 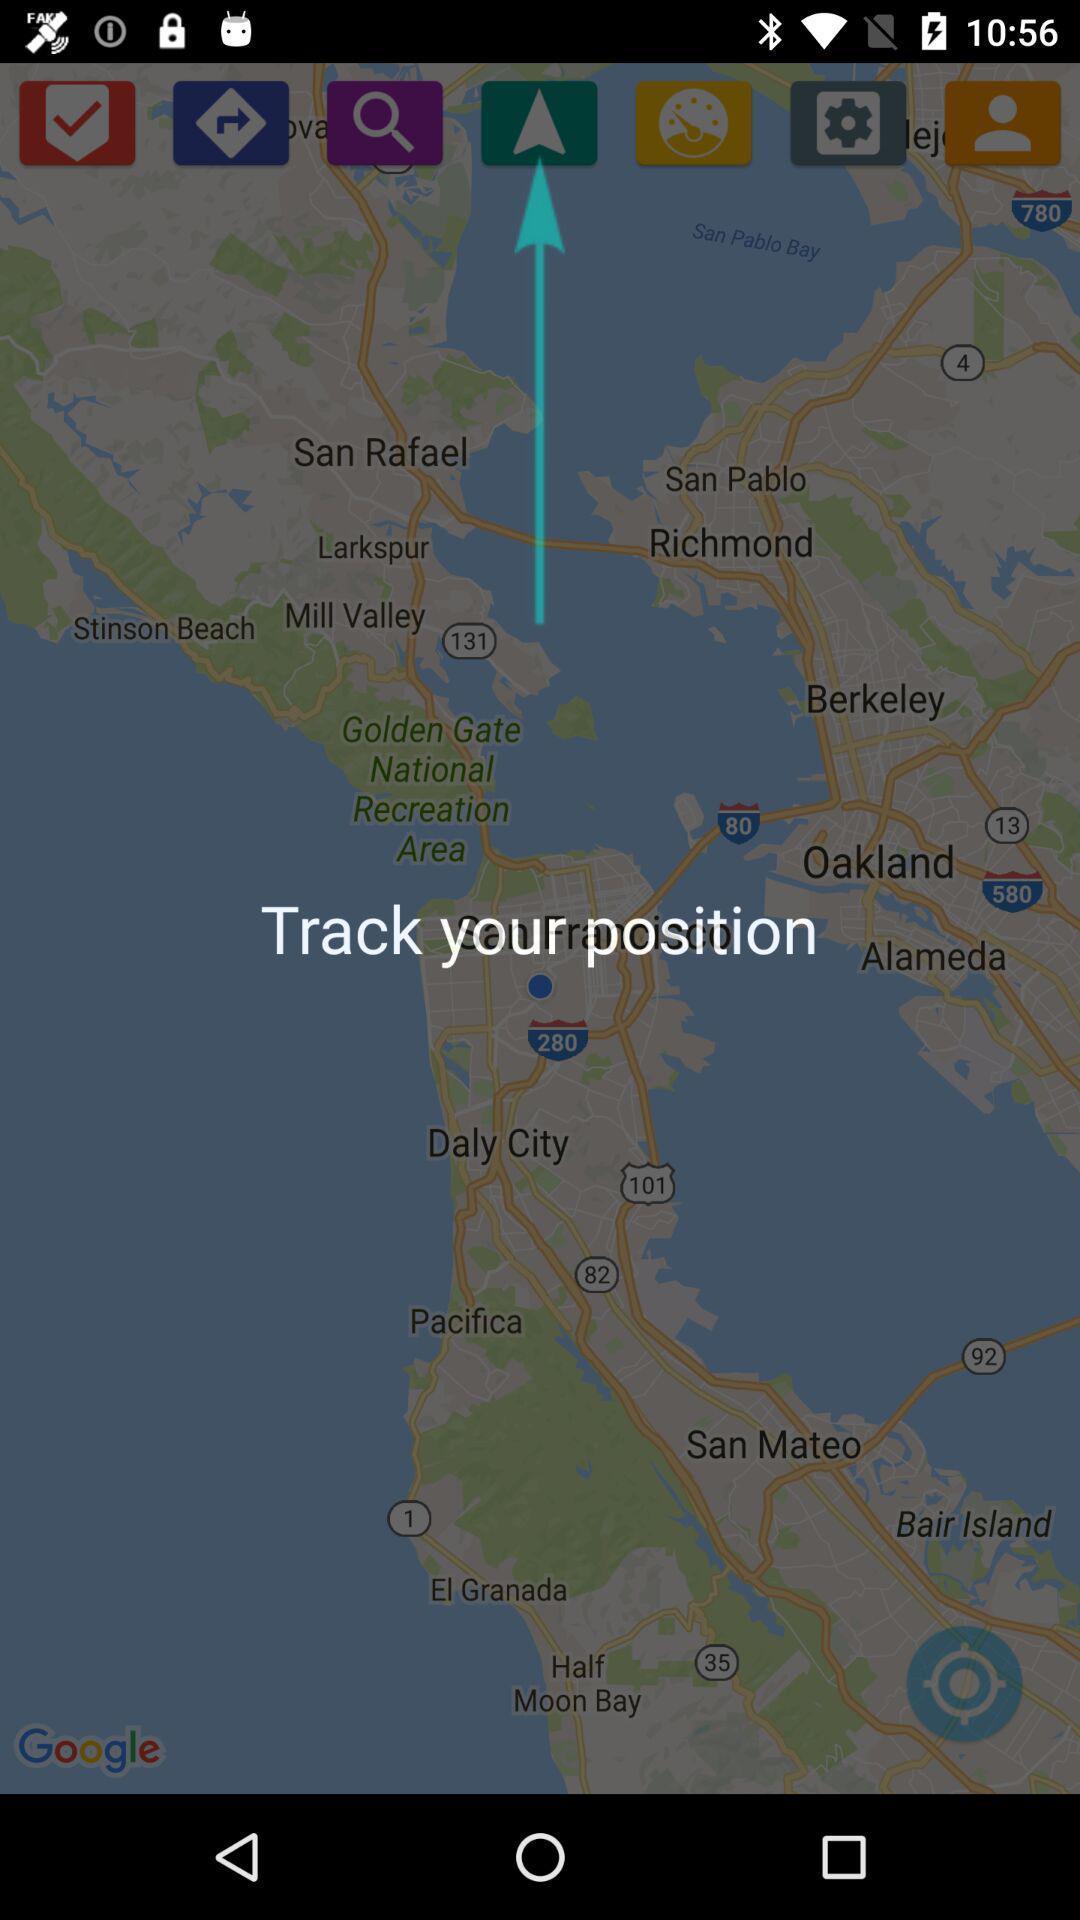 I want to click on open settings, so click(x=848, y=121).